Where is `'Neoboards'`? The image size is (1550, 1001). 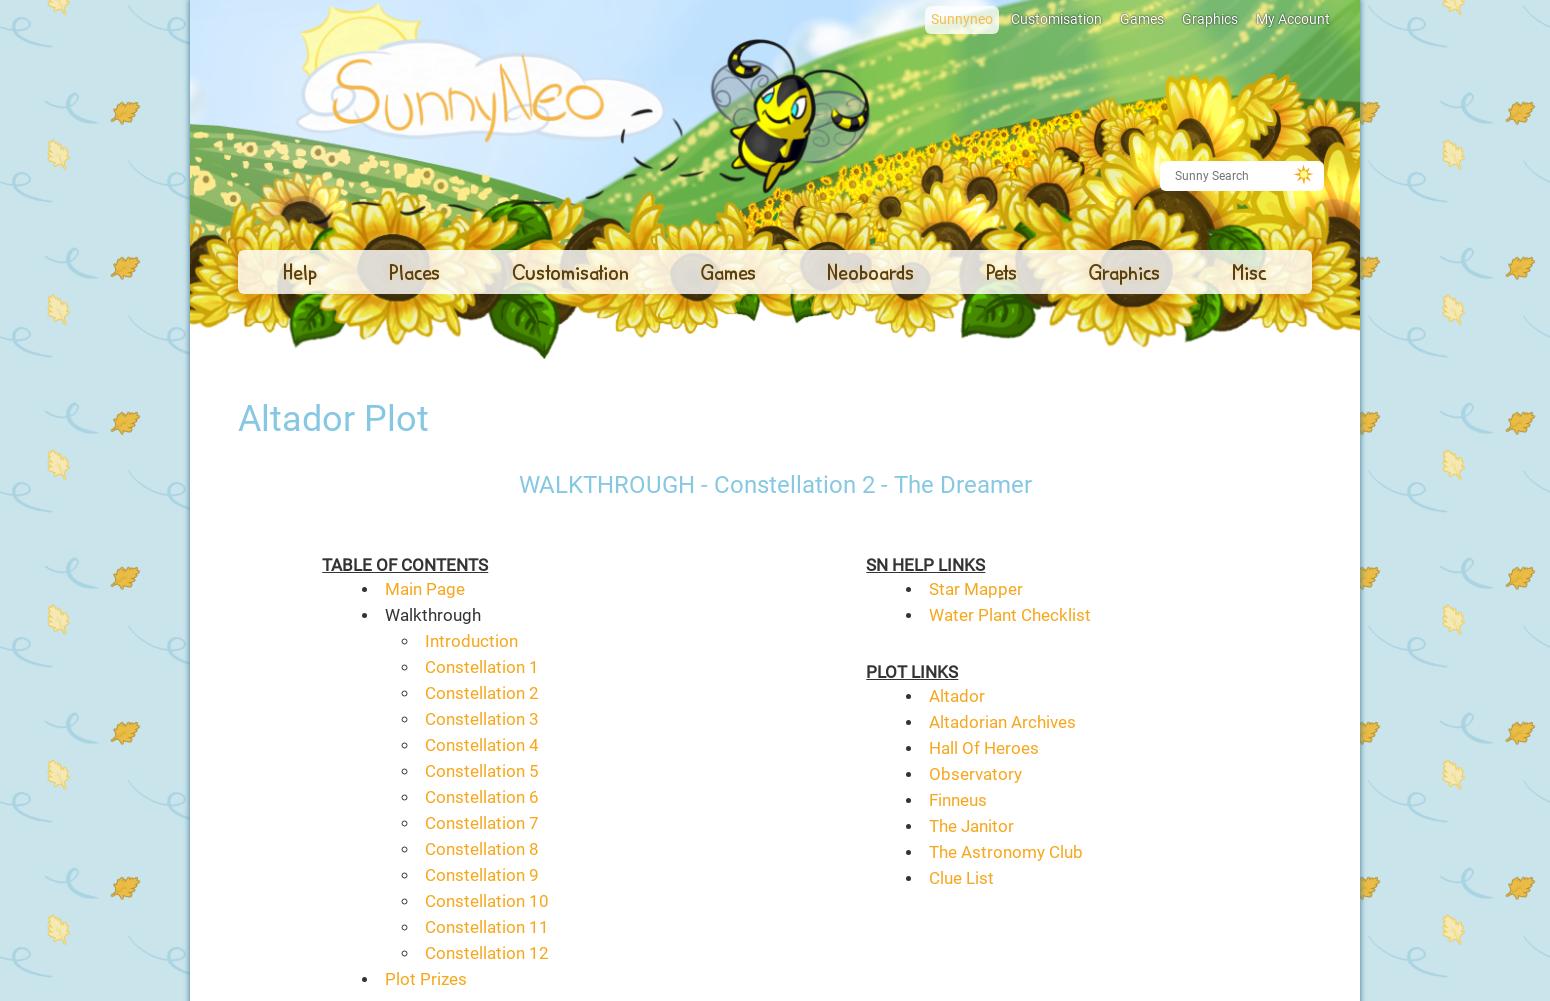 'Neoboards' is located at coordinates (825, 270).